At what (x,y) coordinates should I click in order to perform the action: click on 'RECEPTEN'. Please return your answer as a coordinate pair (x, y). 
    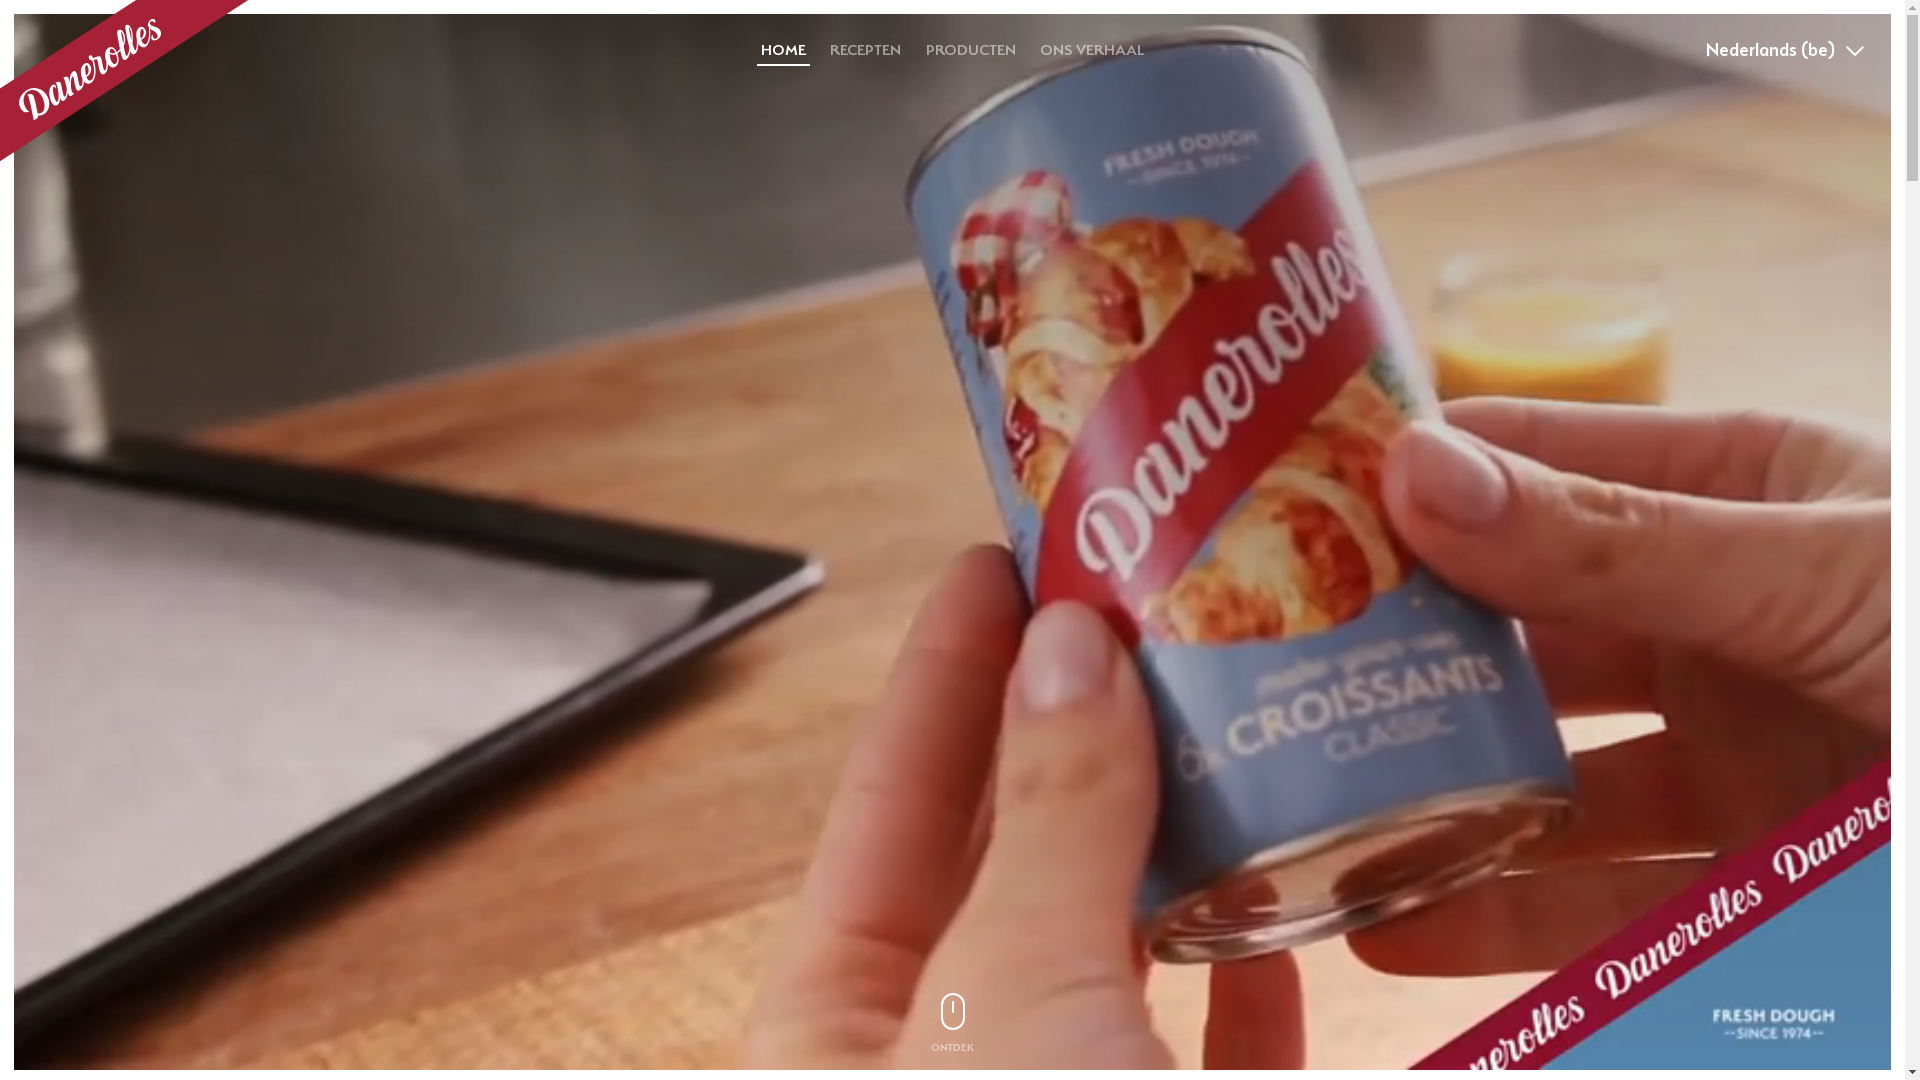
    Looking at the image, I should click on (865, 49).